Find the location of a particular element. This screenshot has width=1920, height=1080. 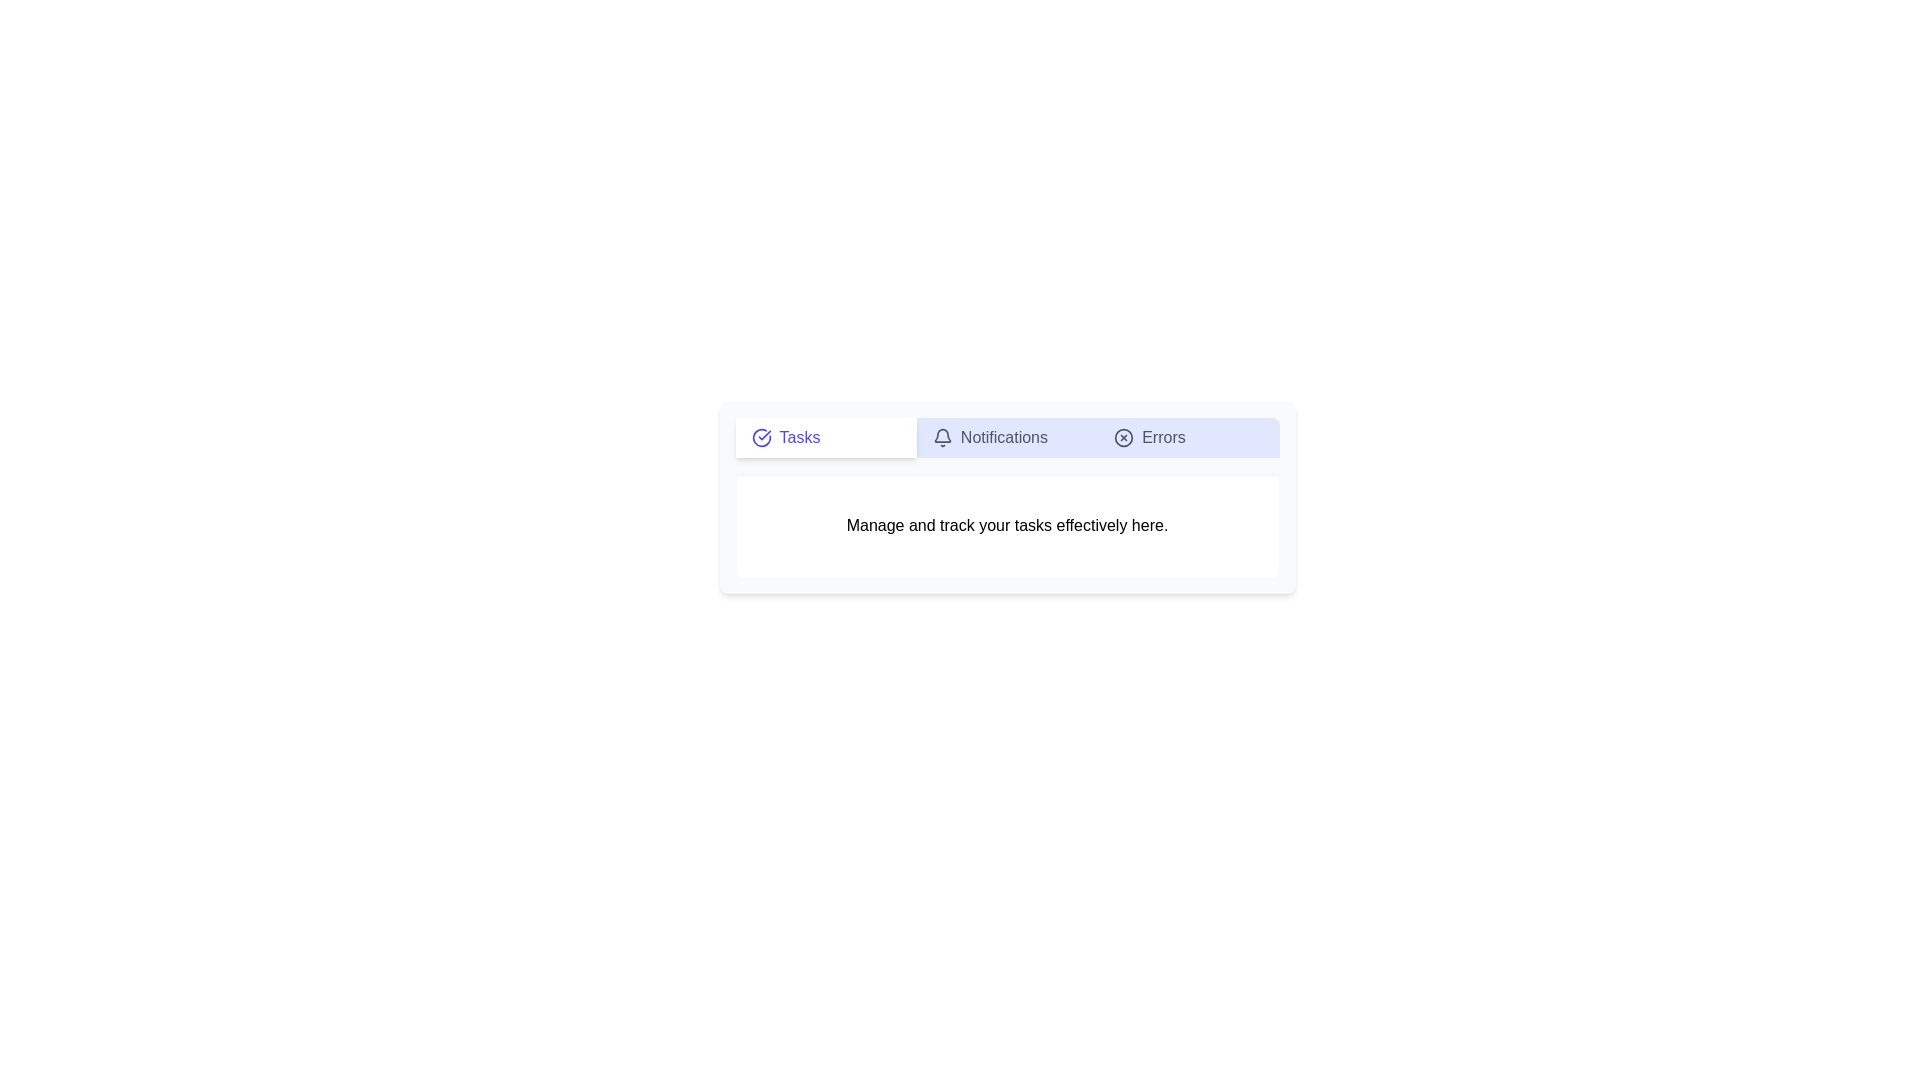

the Notifications tab by clicking on its button is located at coordinates (1007, 437).